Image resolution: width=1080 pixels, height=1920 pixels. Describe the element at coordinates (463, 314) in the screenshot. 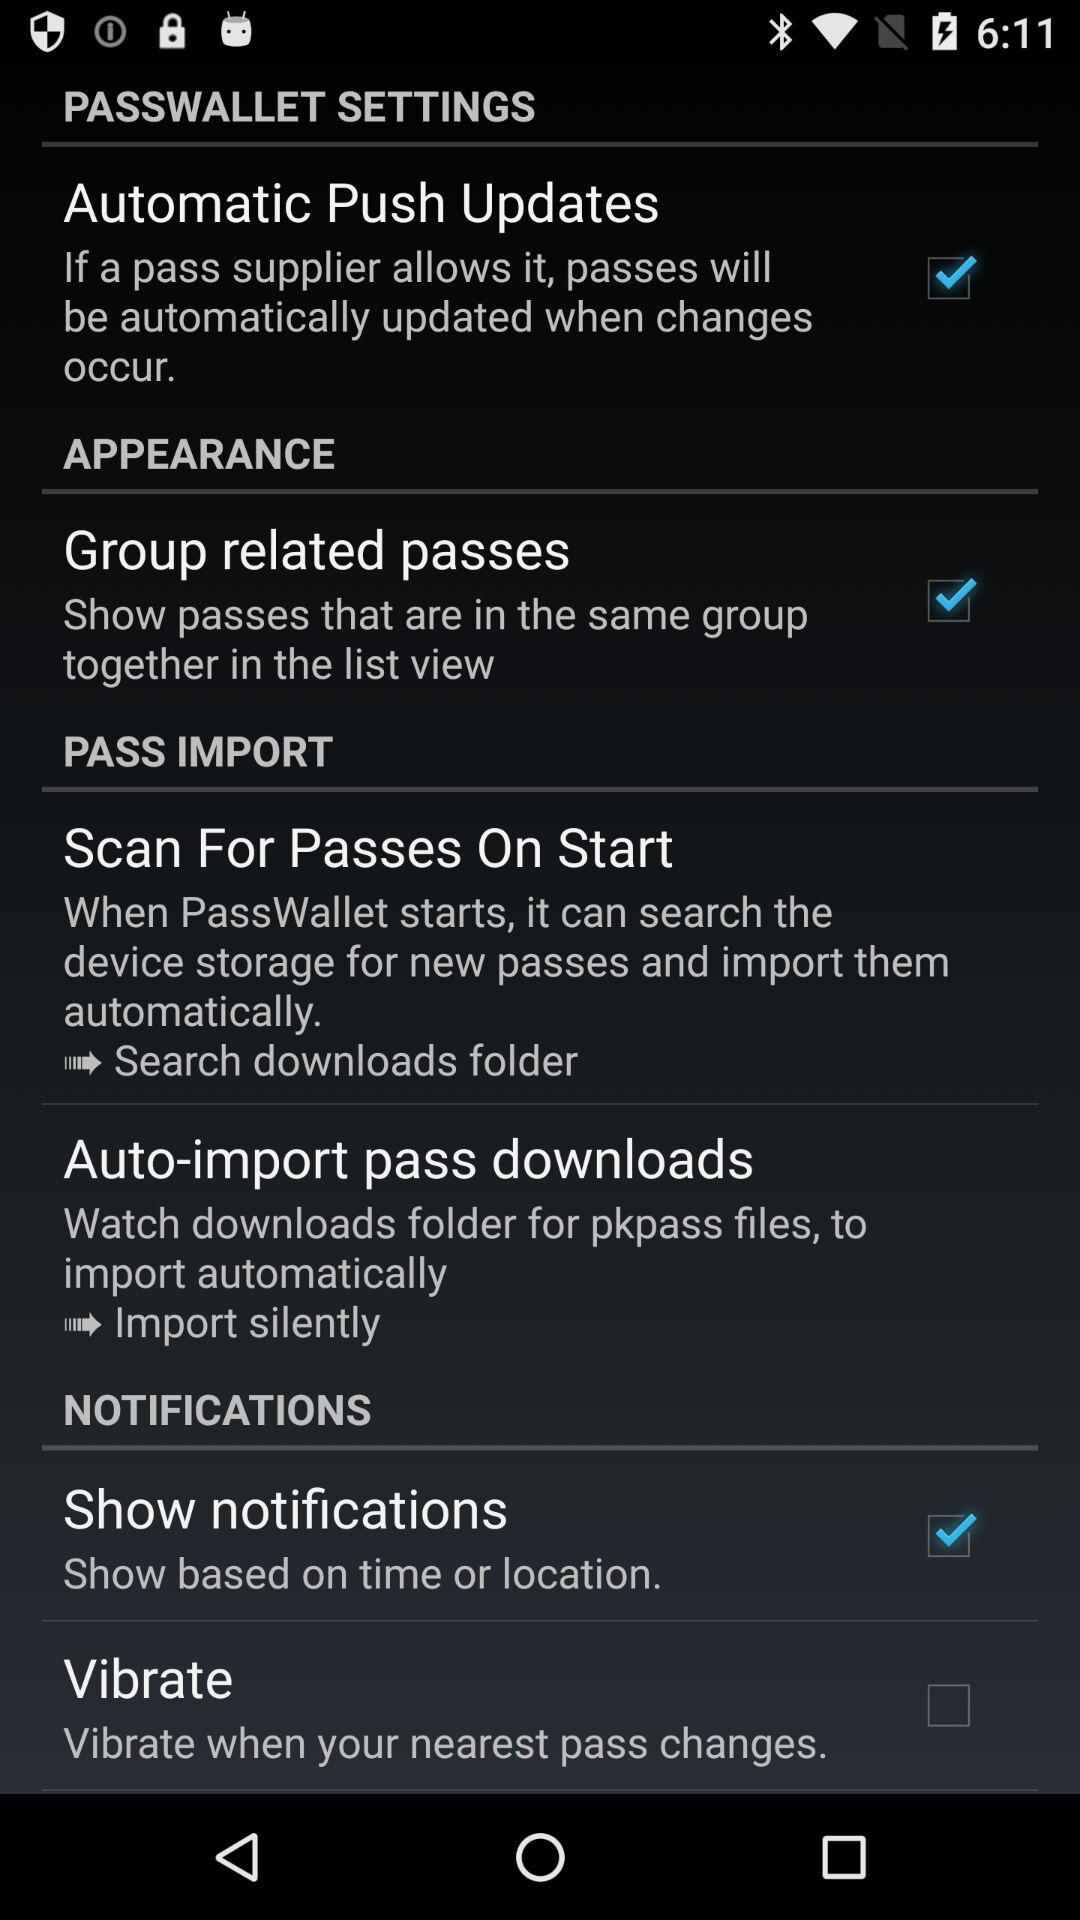

I see `item below automatic push updates` at that location.